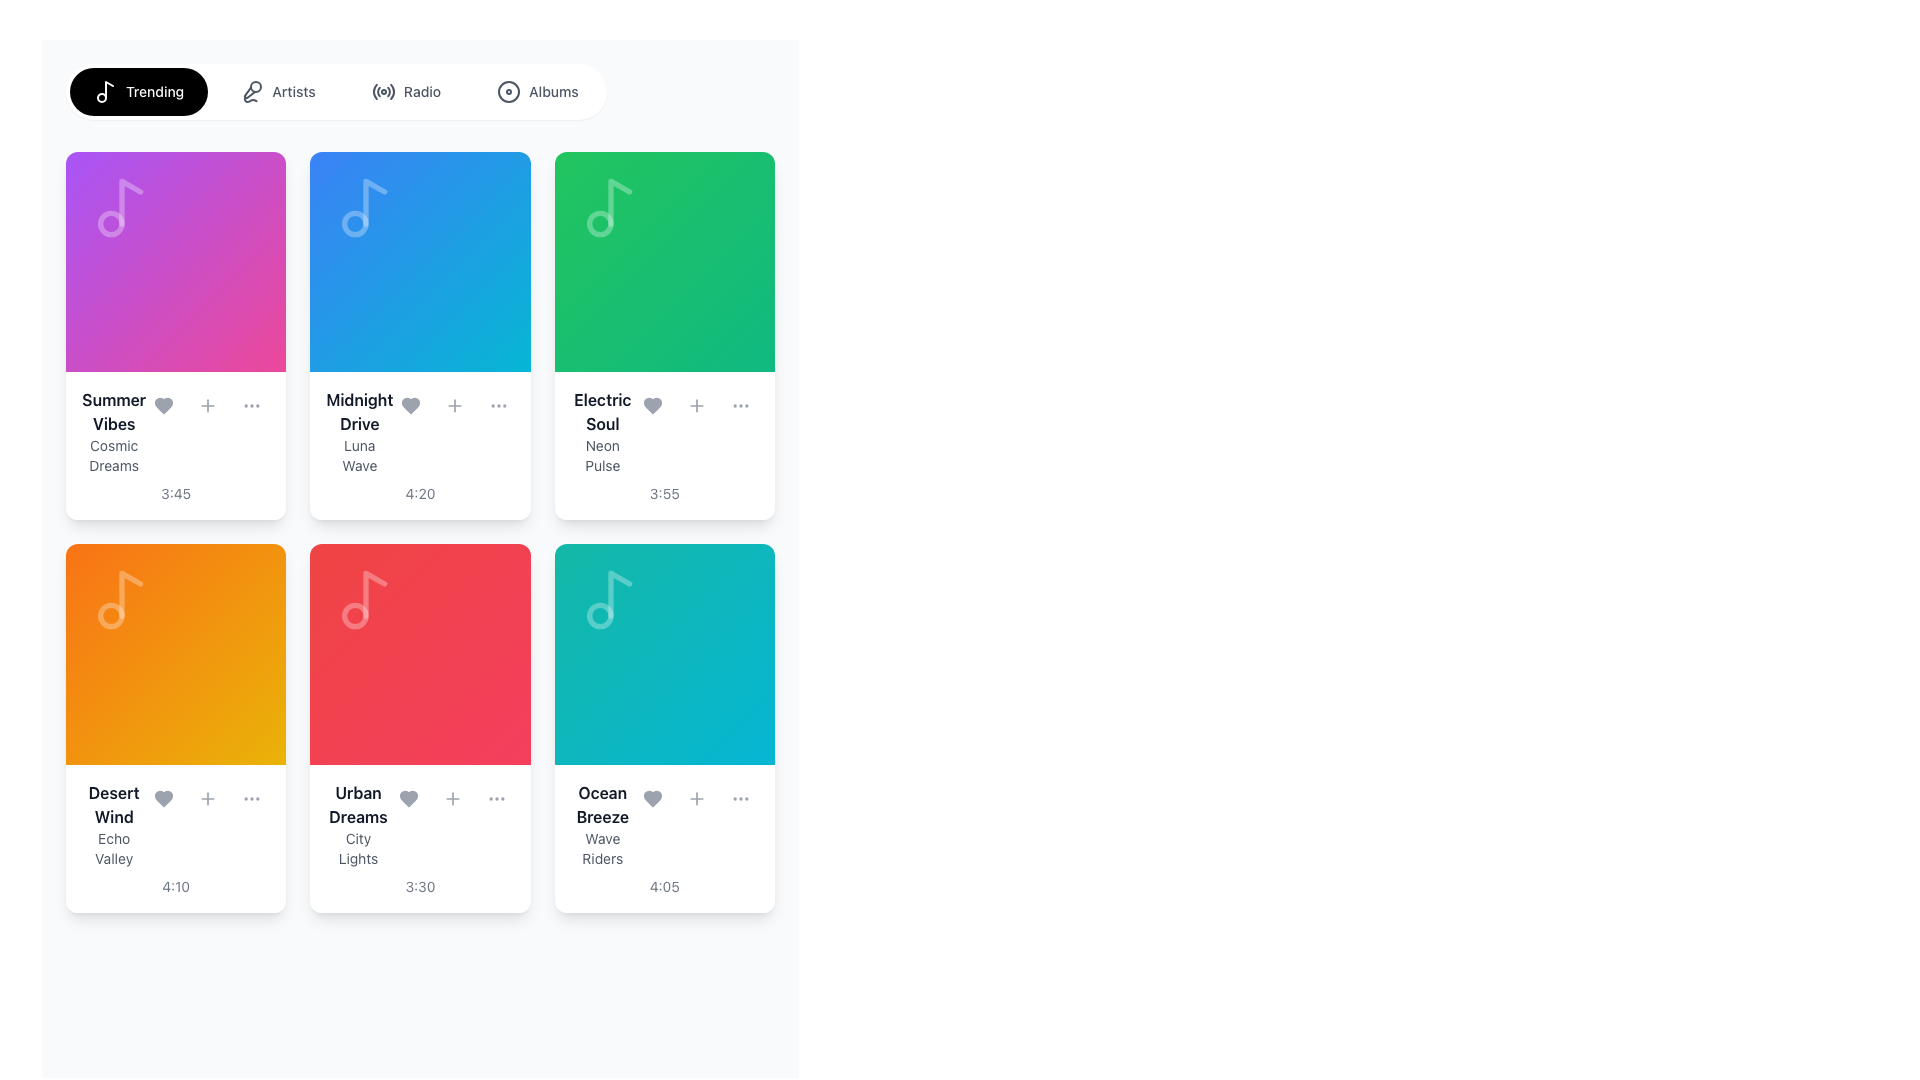  Describe the element at coordinates (599, 615) in the screenshot. I see `the decorative circle that represents a music note's dot, located in the bottom-right card of the music cards grid` at that location.